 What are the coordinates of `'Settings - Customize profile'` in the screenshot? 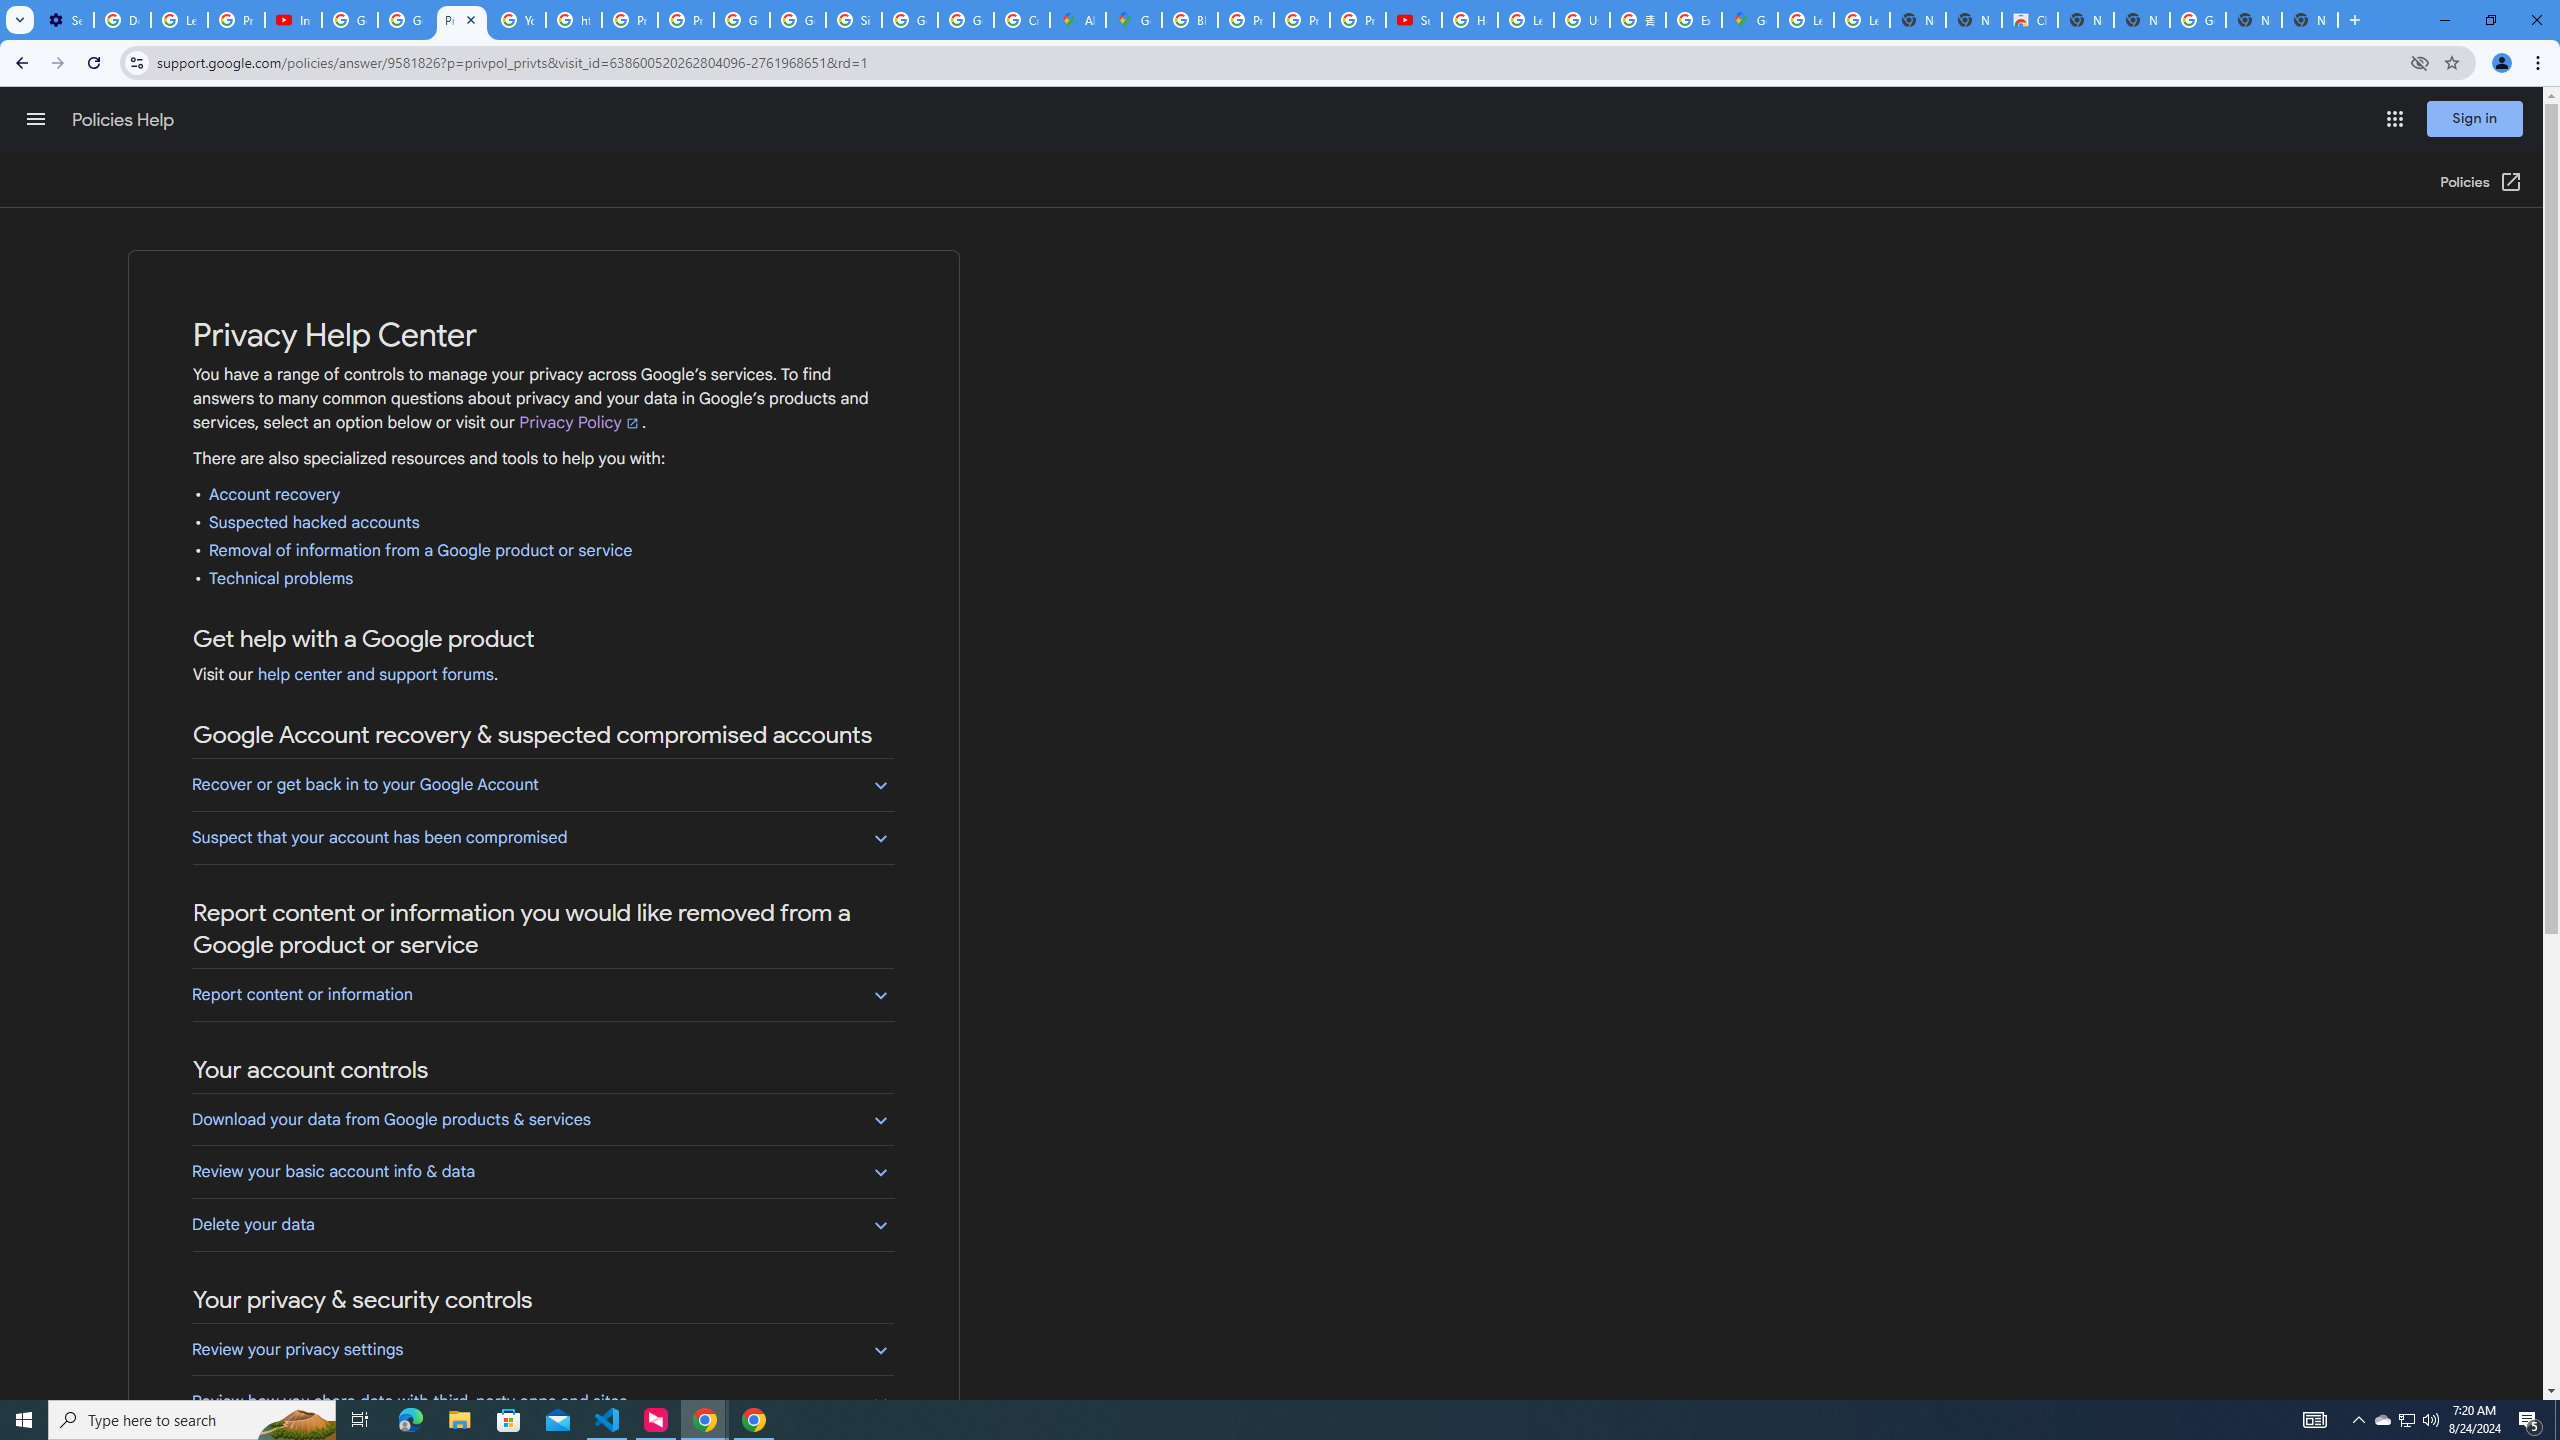 It's located at (65, 19).